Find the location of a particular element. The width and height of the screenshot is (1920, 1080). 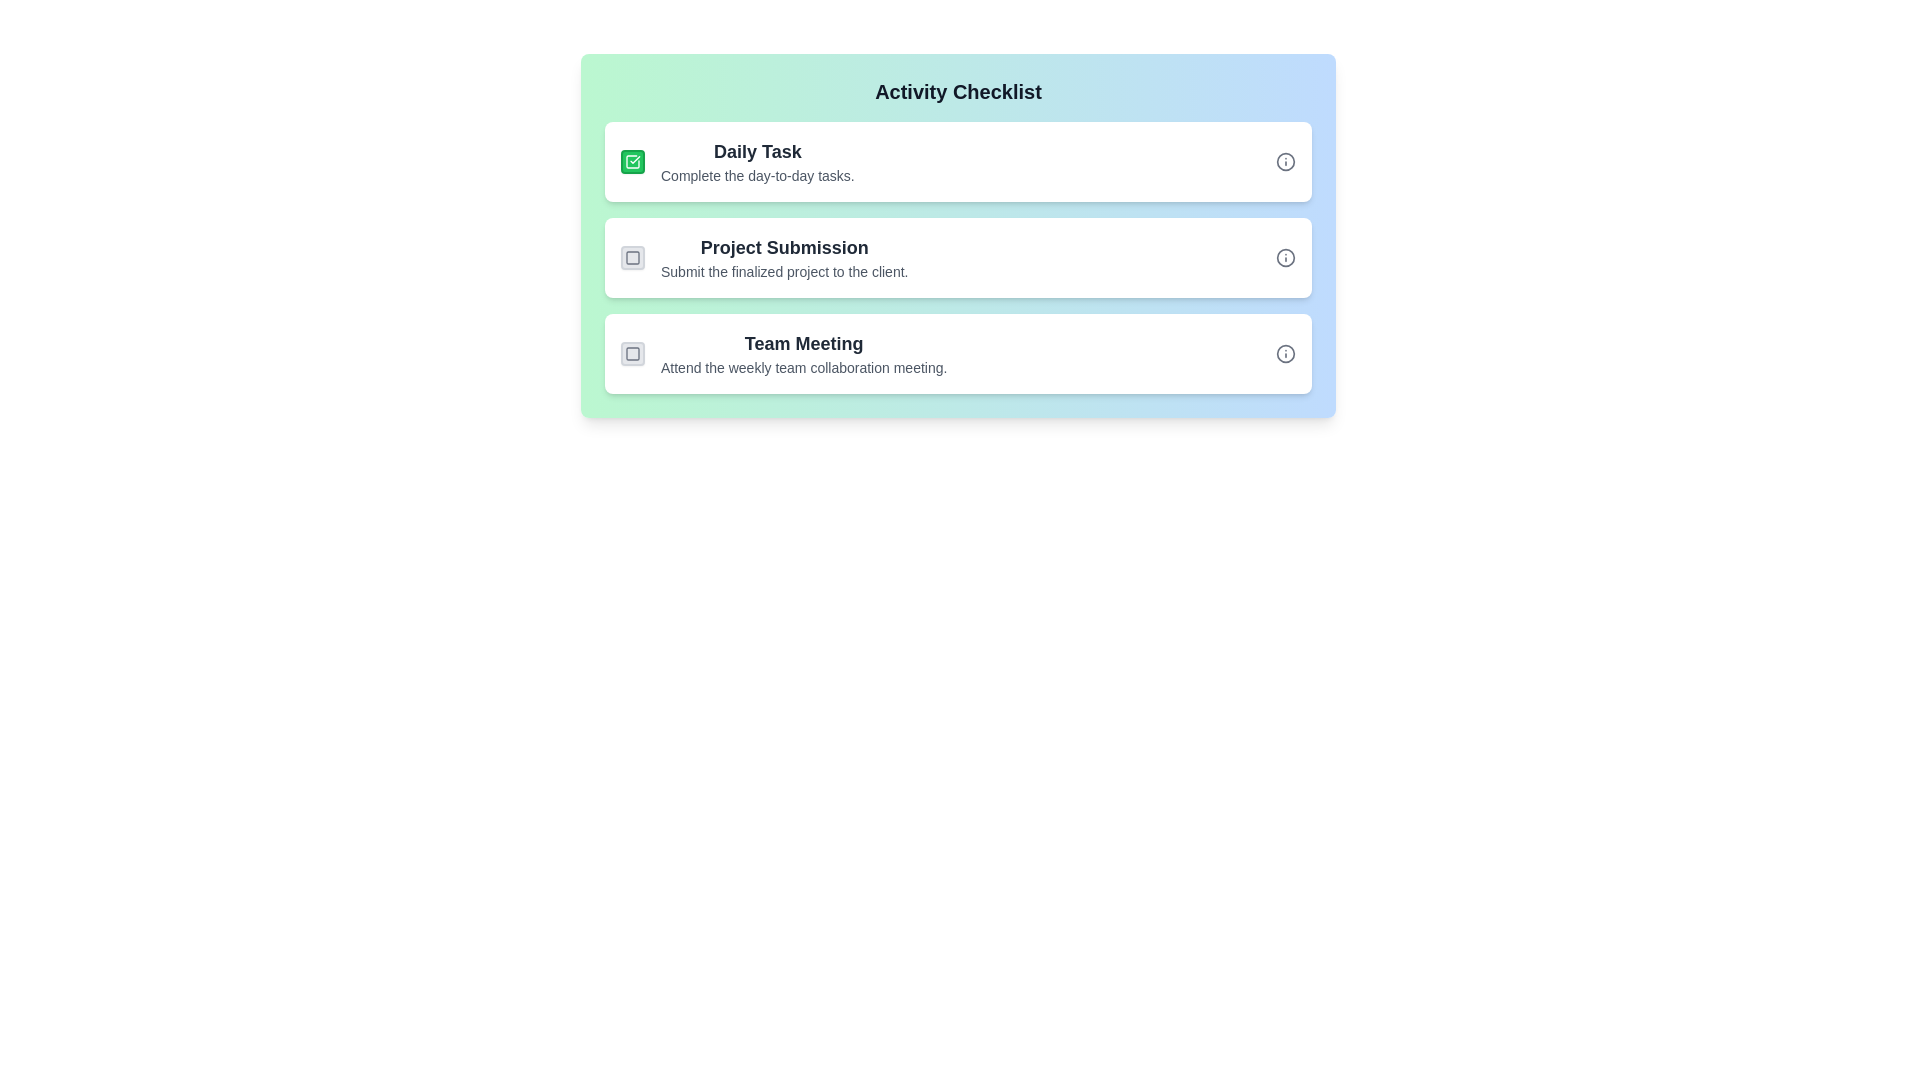

the text label that provides additional details about the 'Project Submission' task, located directly beneath the header is located at coordinates (783, 272).